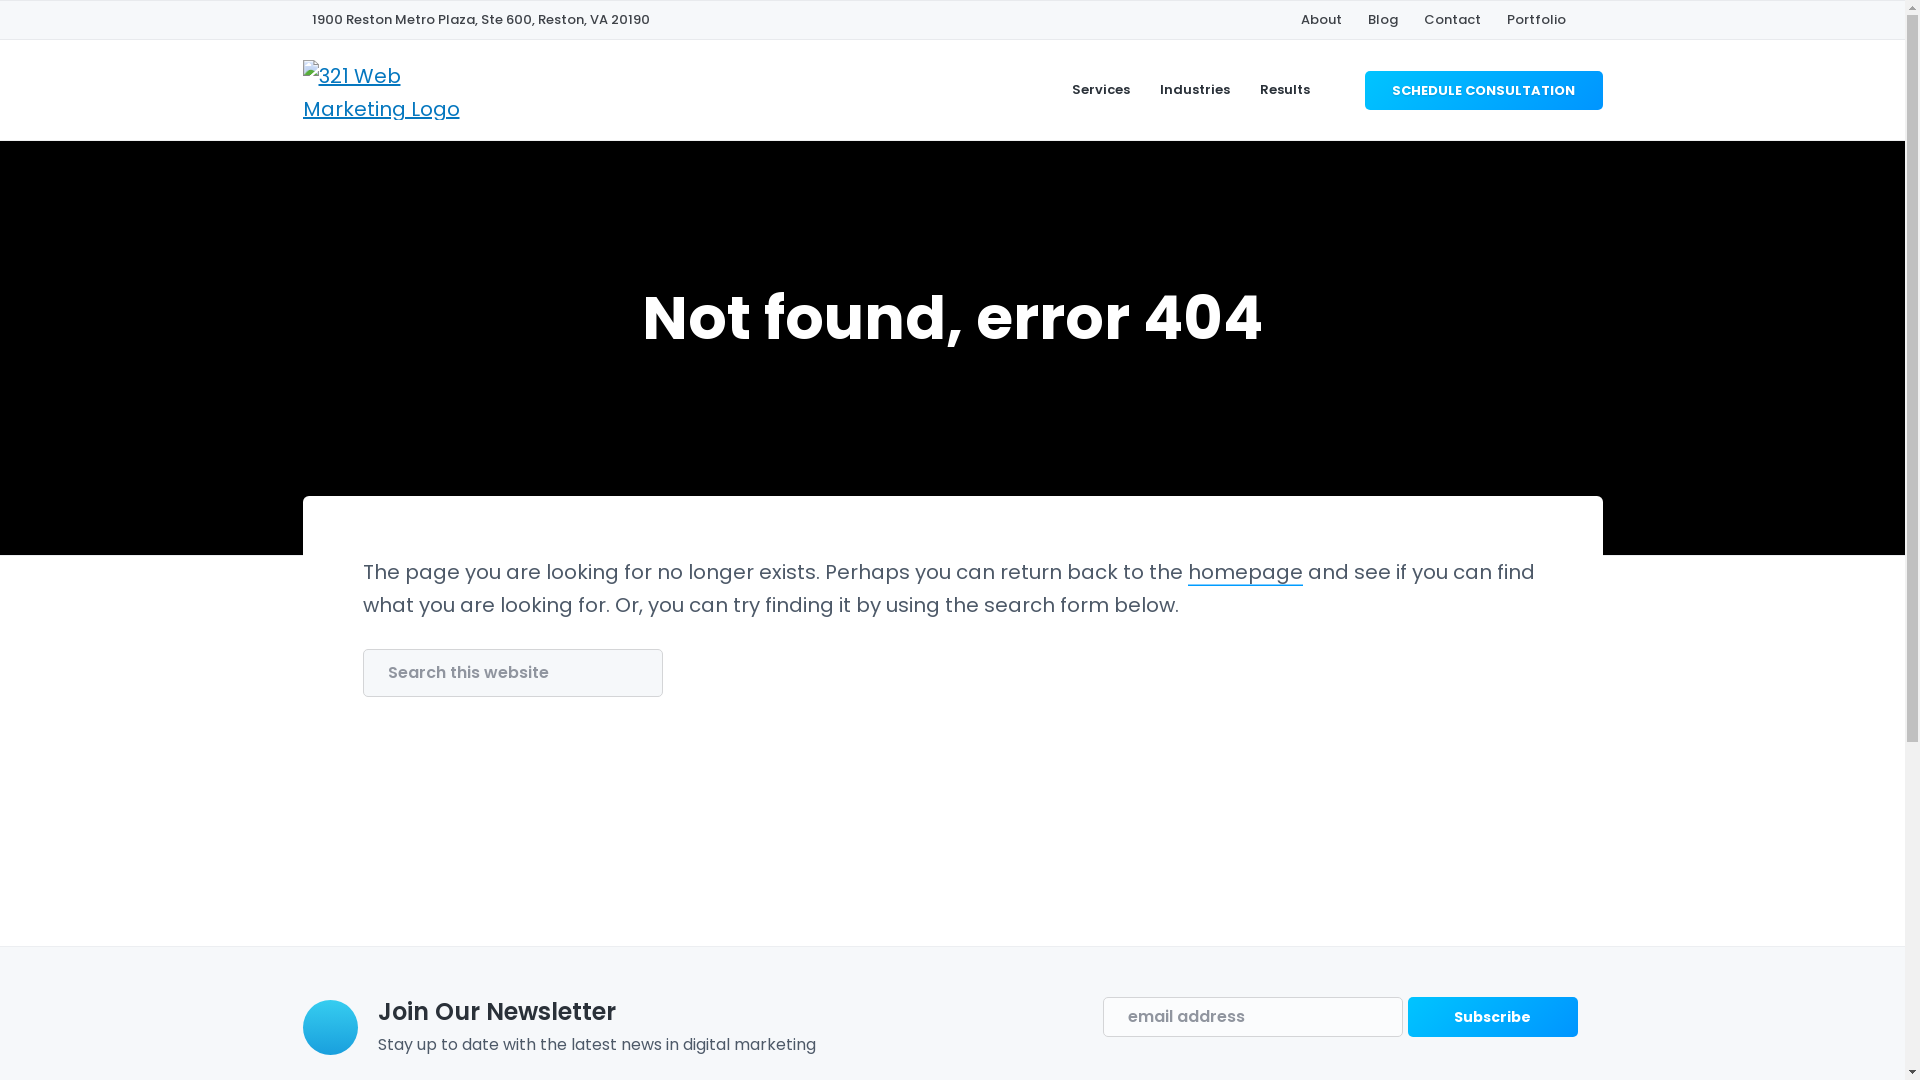 Image resolution: width=1920 pixels, height=1080 pixels. Describe the element at coordinates (1195, 88) in the screenshot. I see `'Industries'` at that location.